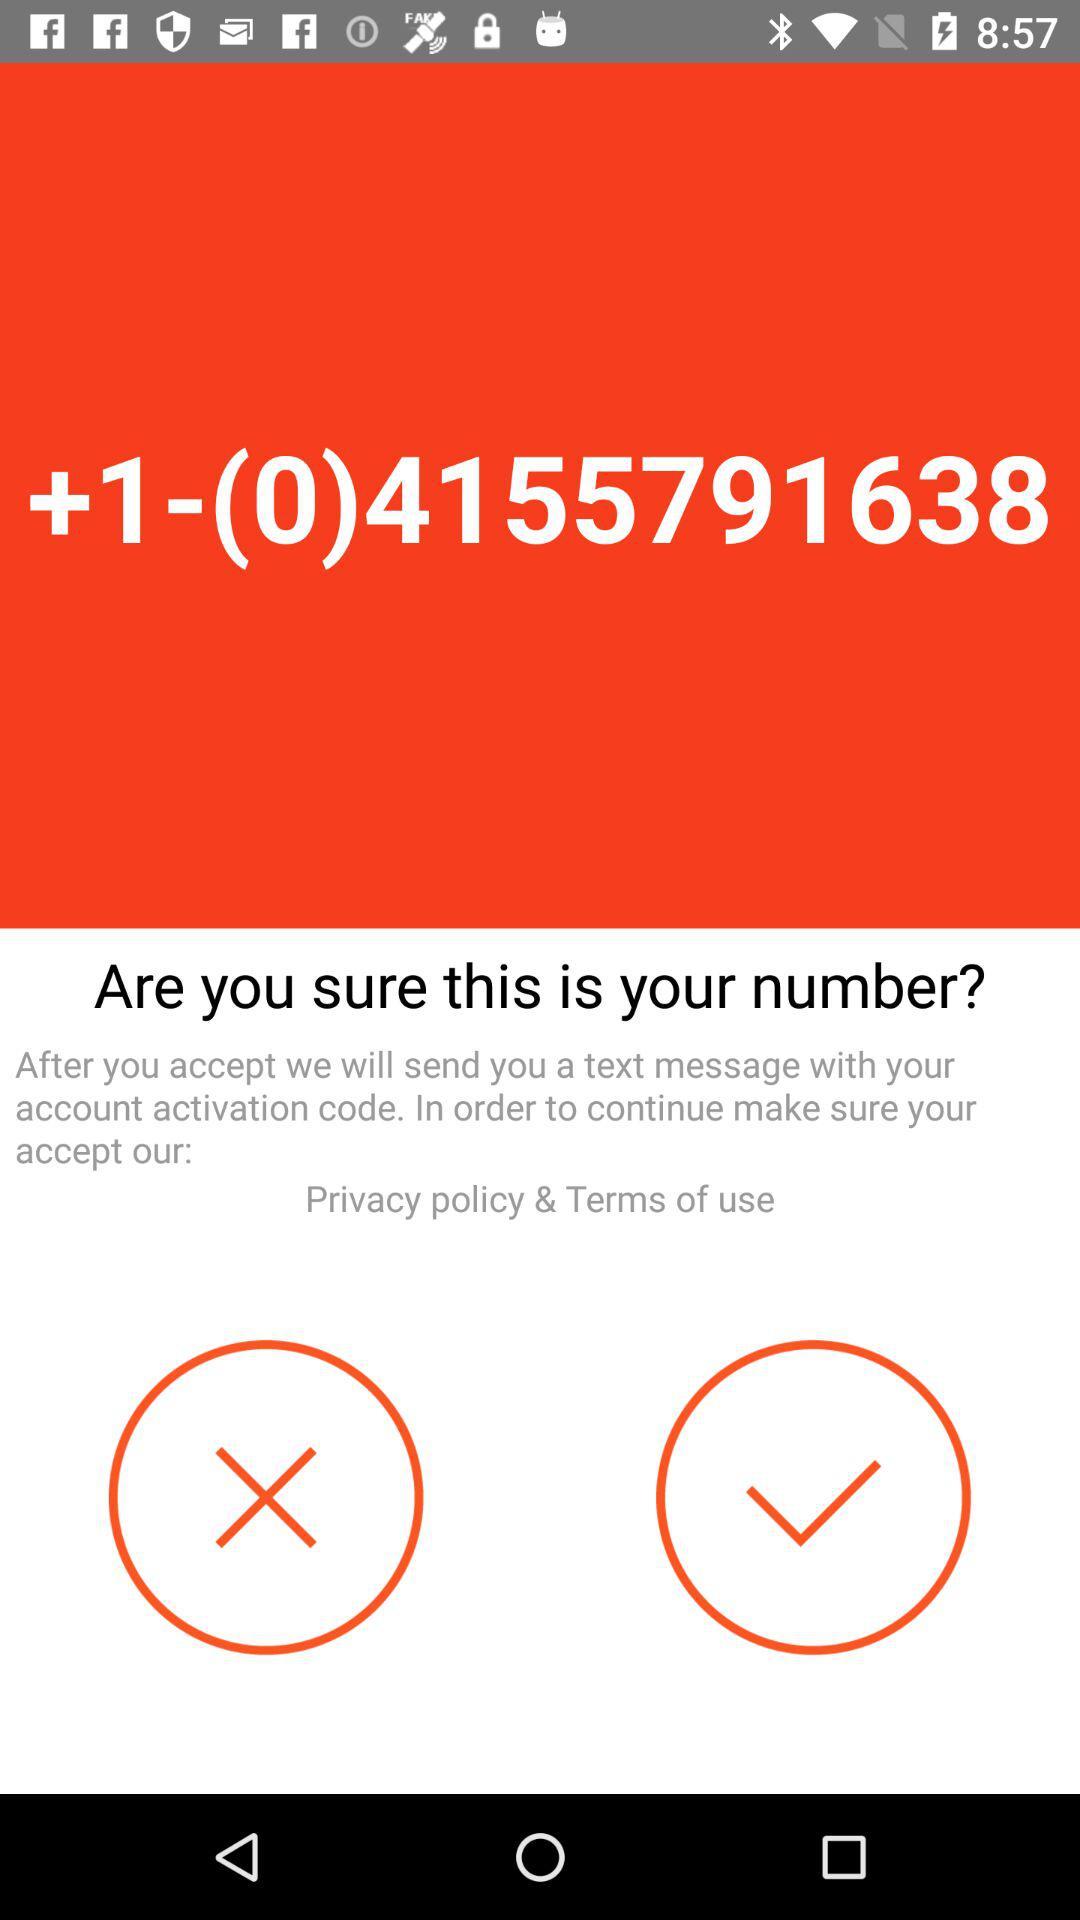  I want to click on reenter phone number, so click(265, 1497).